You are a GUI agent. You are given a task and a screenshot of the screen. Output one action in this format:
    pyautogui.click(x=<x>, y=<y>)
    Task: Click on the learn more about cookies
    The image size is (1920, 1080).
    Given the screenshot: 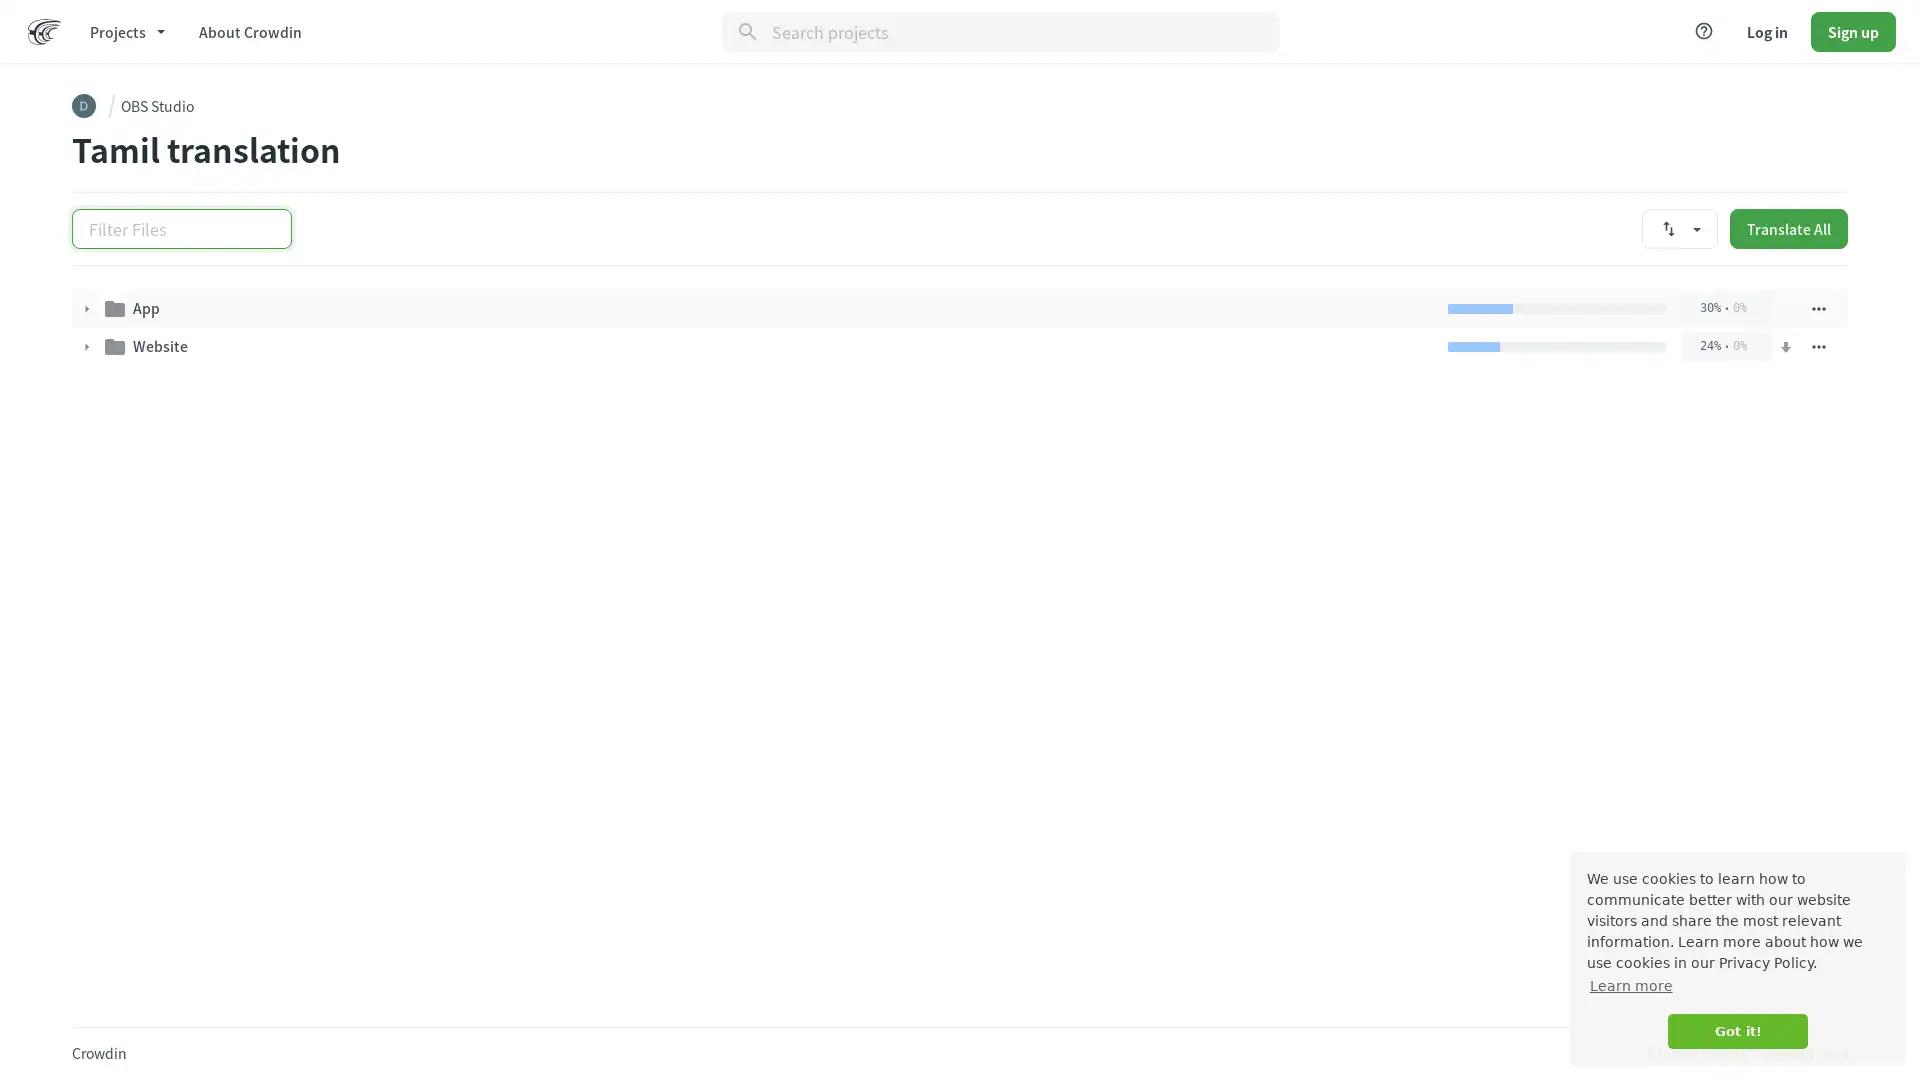 What is the action you would take?
    pyautogui.click(x=1630, y=985)
    